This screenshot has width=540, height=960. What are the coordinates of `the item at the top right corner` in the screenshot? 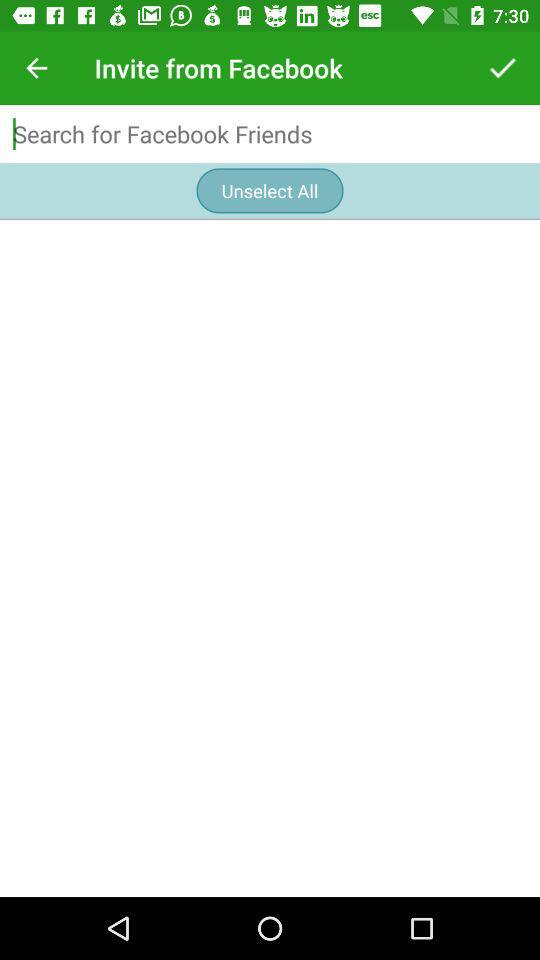 It's located at (502, 68).